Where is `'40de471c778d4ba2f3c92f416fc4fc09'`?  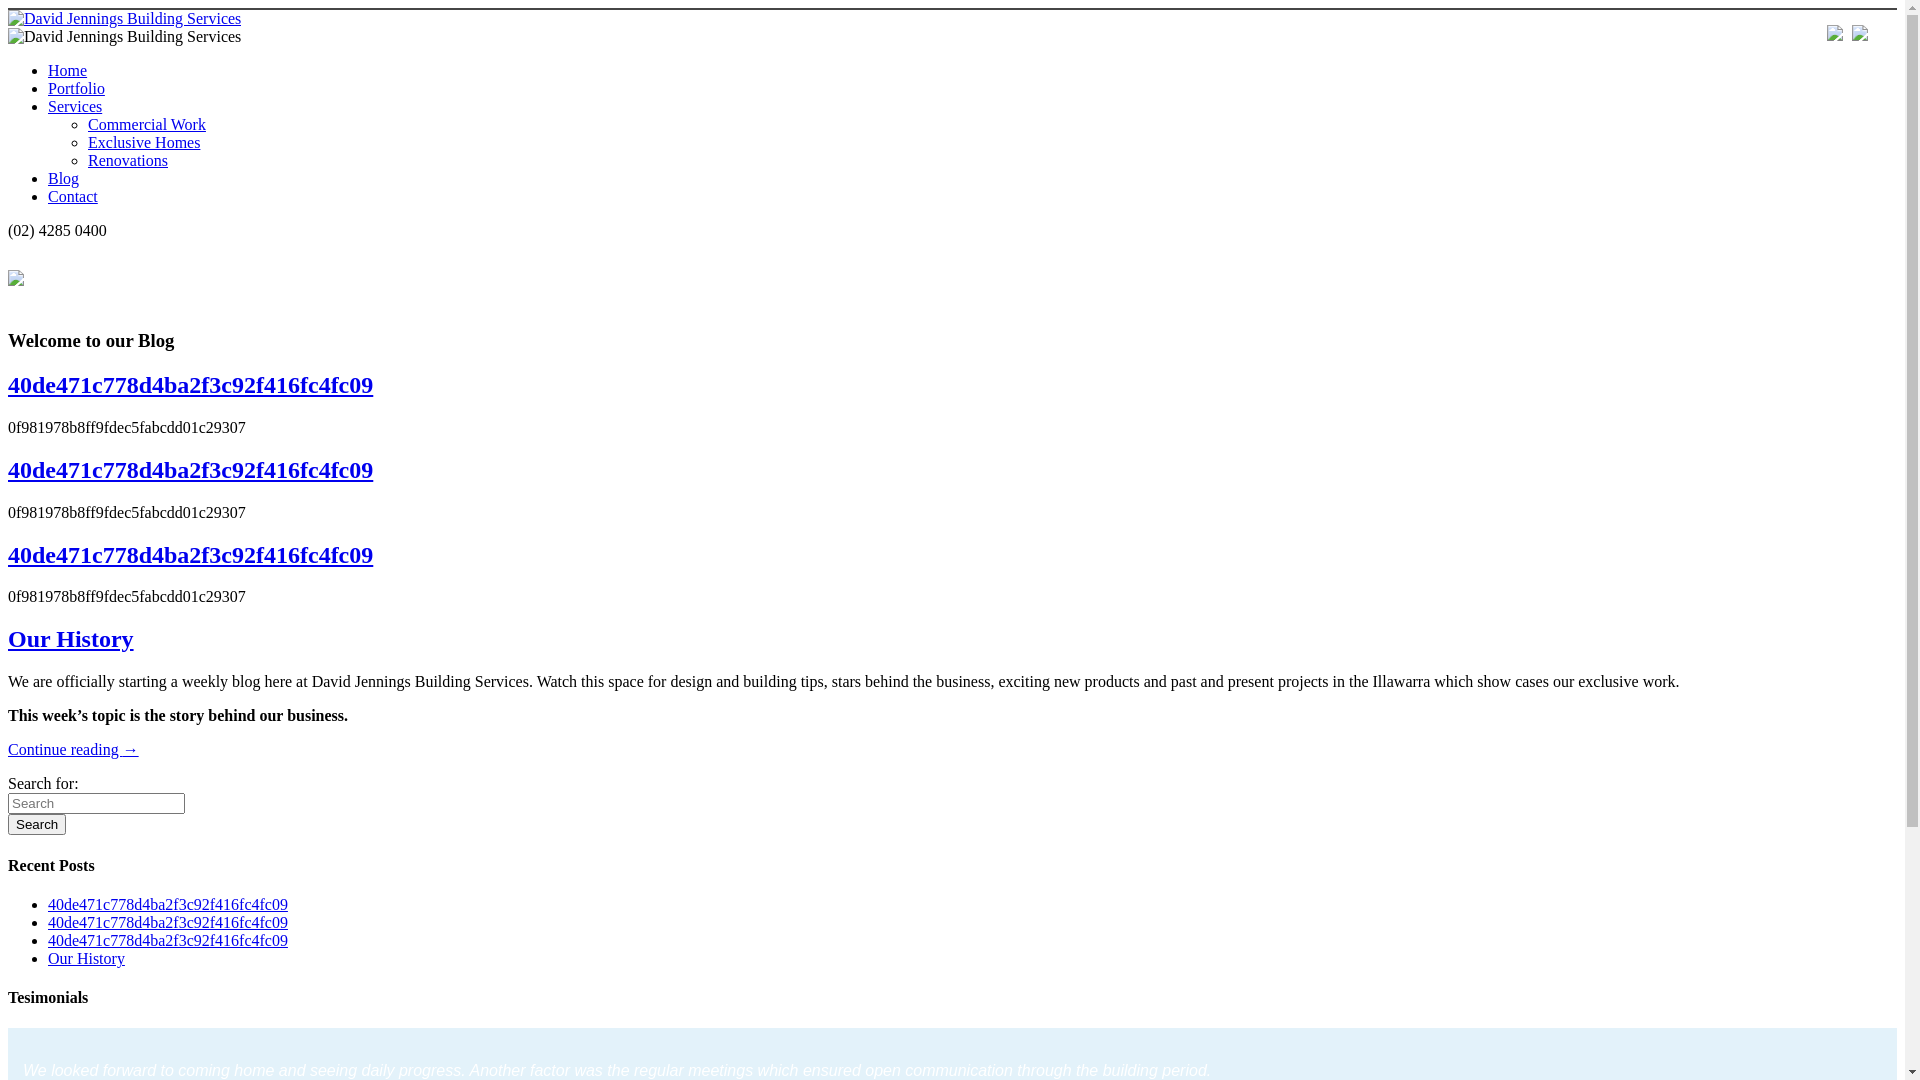
'40de471c778d4ba2f3c92f416fc4fc09' is located at coordinates (168, 904).